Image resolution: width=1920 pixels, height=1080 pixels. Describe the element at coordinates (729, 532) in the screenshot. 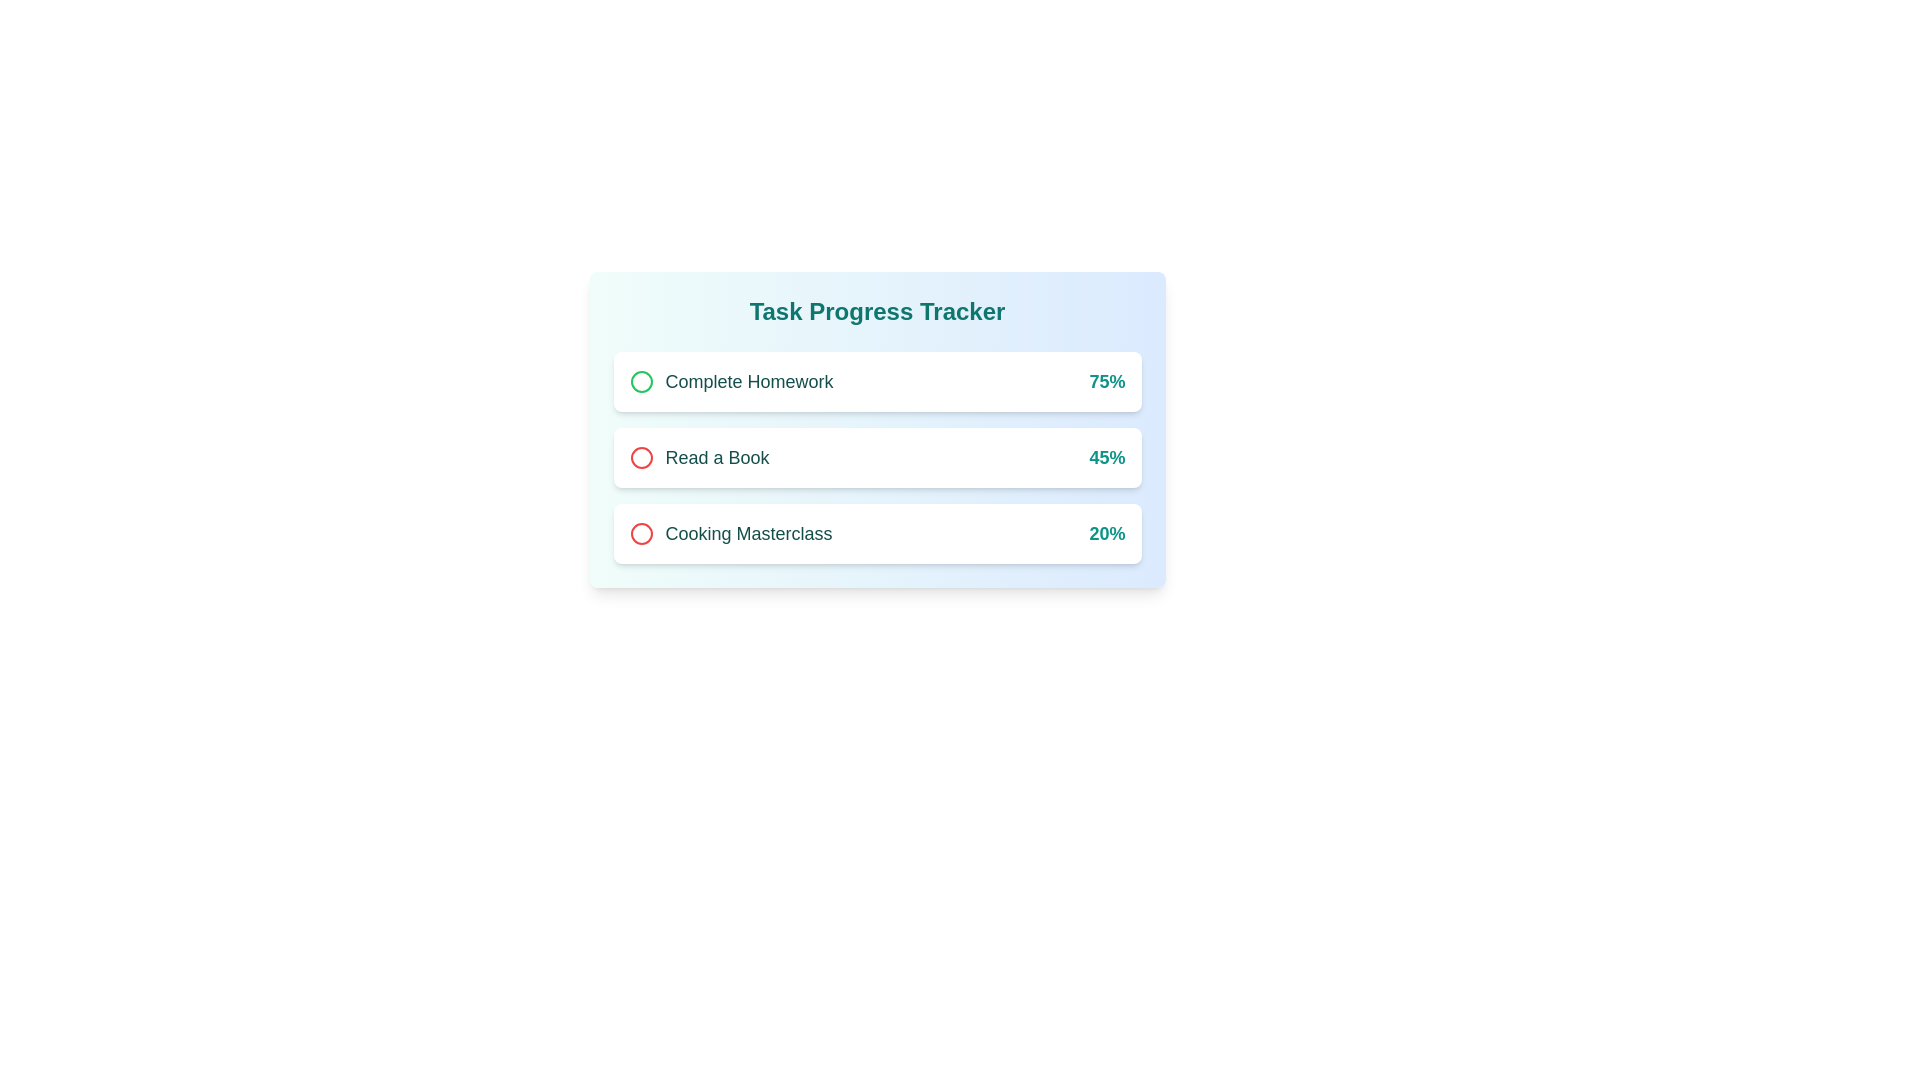

I see `the third task entry in the task progress tracker, which is positioned to the left of the '20%' percentage indicator and follows 'Complete Homework' and 'Read a Book'` at that location.